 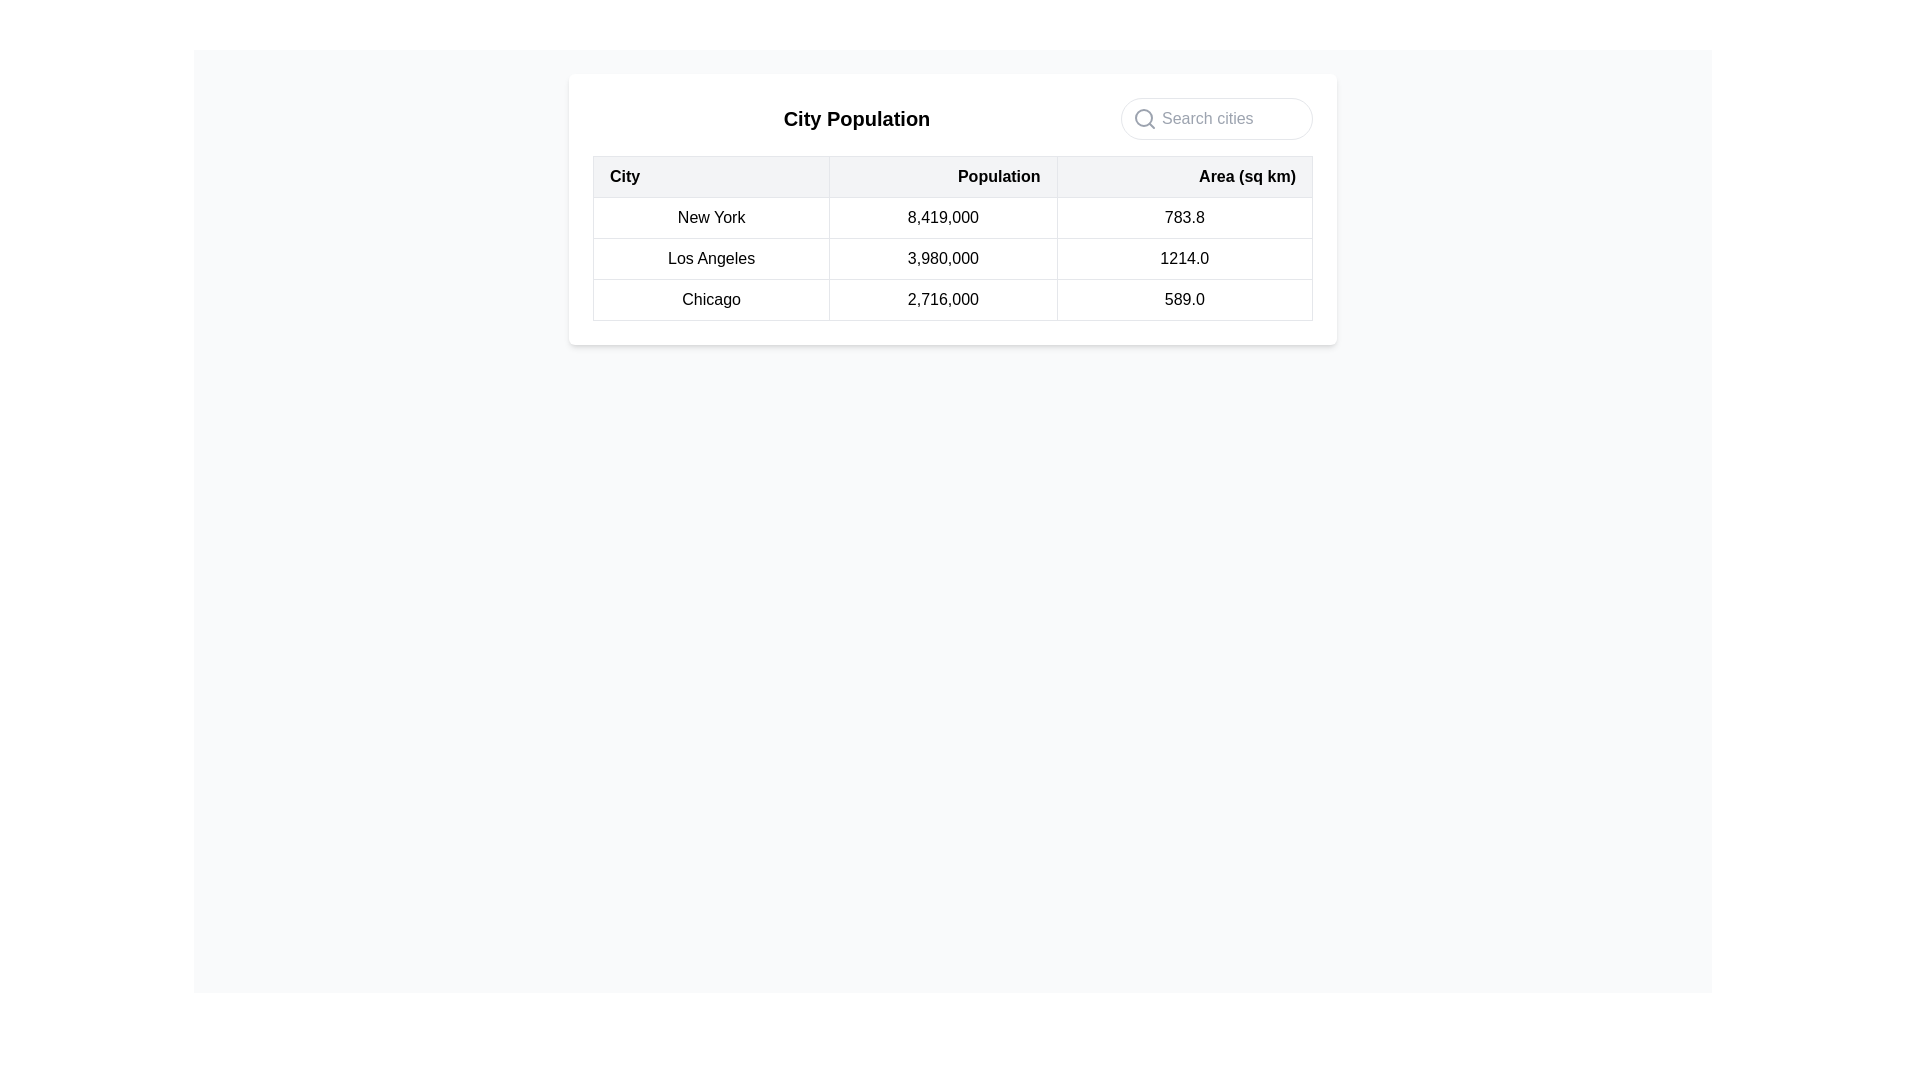 I want to click on text label displaying 'New York', which is the first item in a row of the 'City Population' section, positioned under the 'City' header, so click(x=711, y=218).